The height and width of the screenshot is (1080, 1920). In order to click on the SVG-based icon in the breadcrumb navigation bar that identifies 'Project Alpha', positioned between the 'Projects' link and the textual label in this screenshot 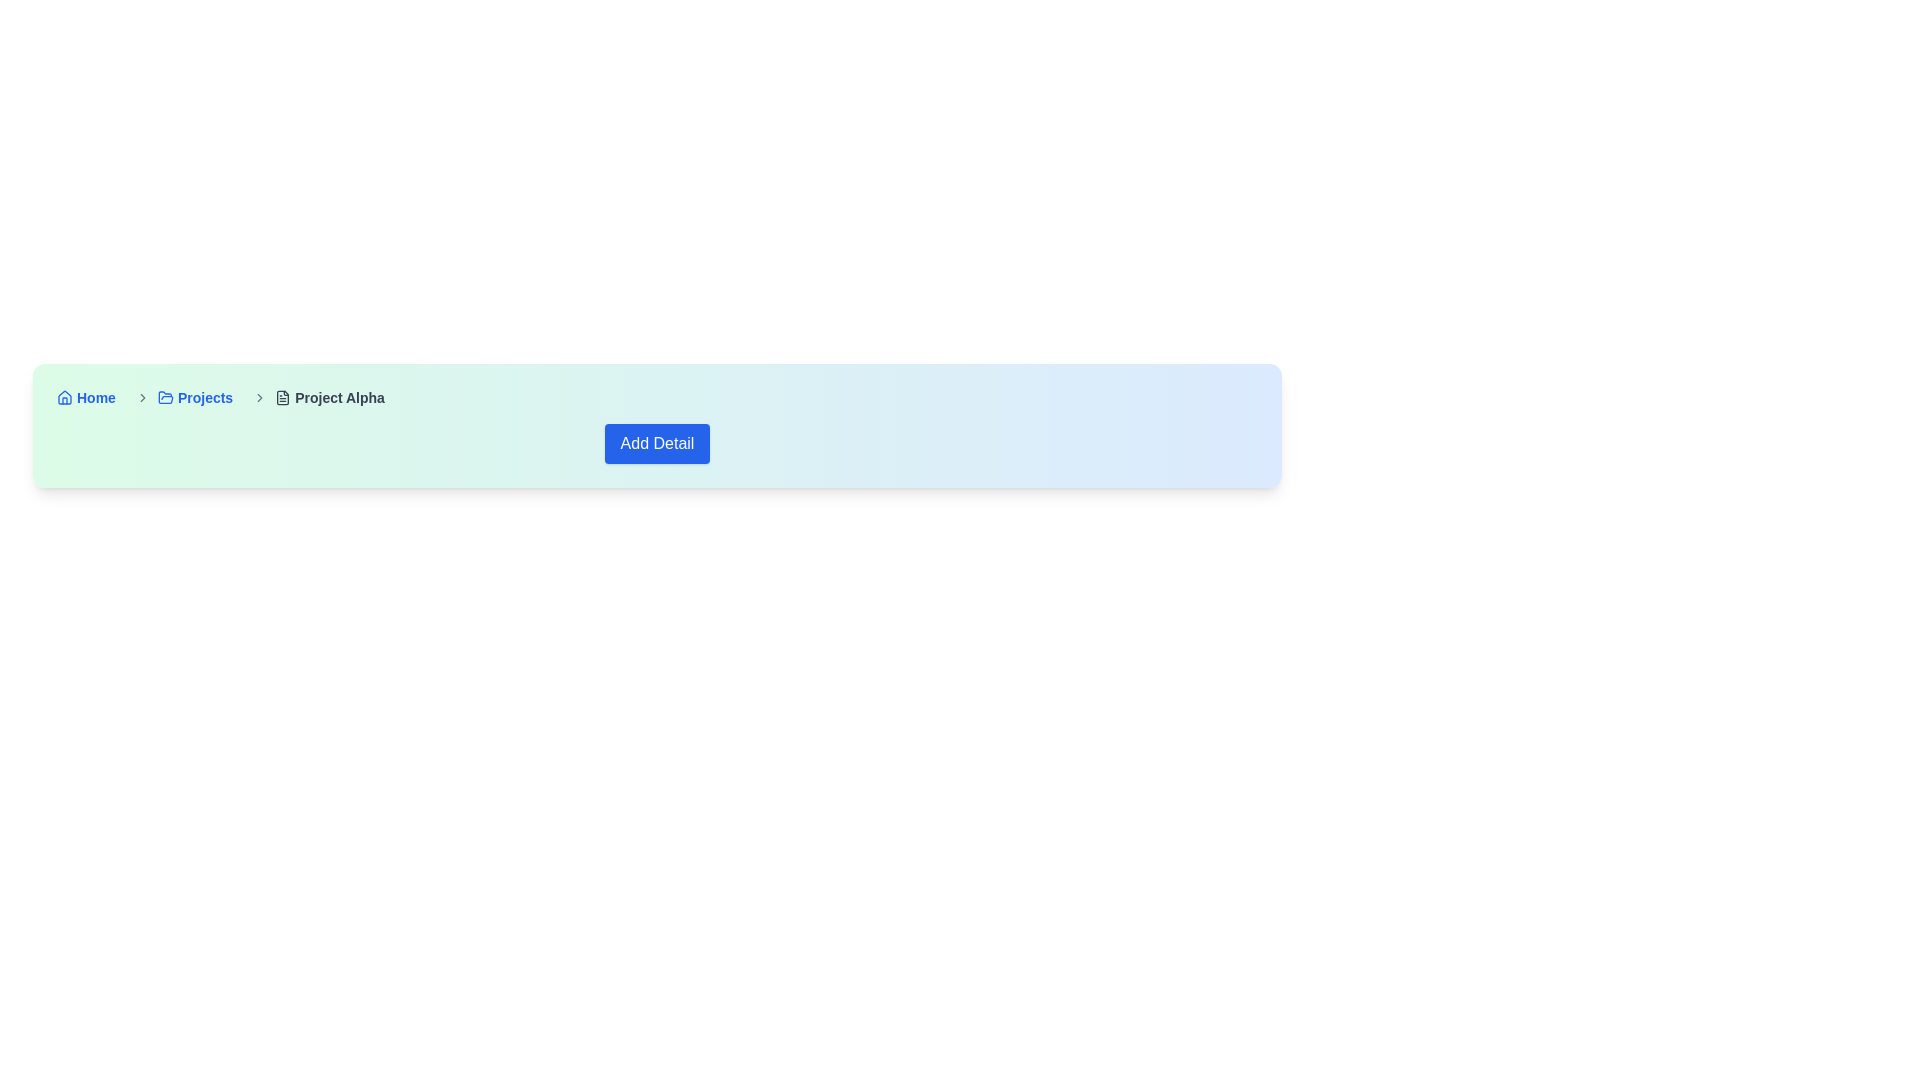, I will do `click(282, 397)`.